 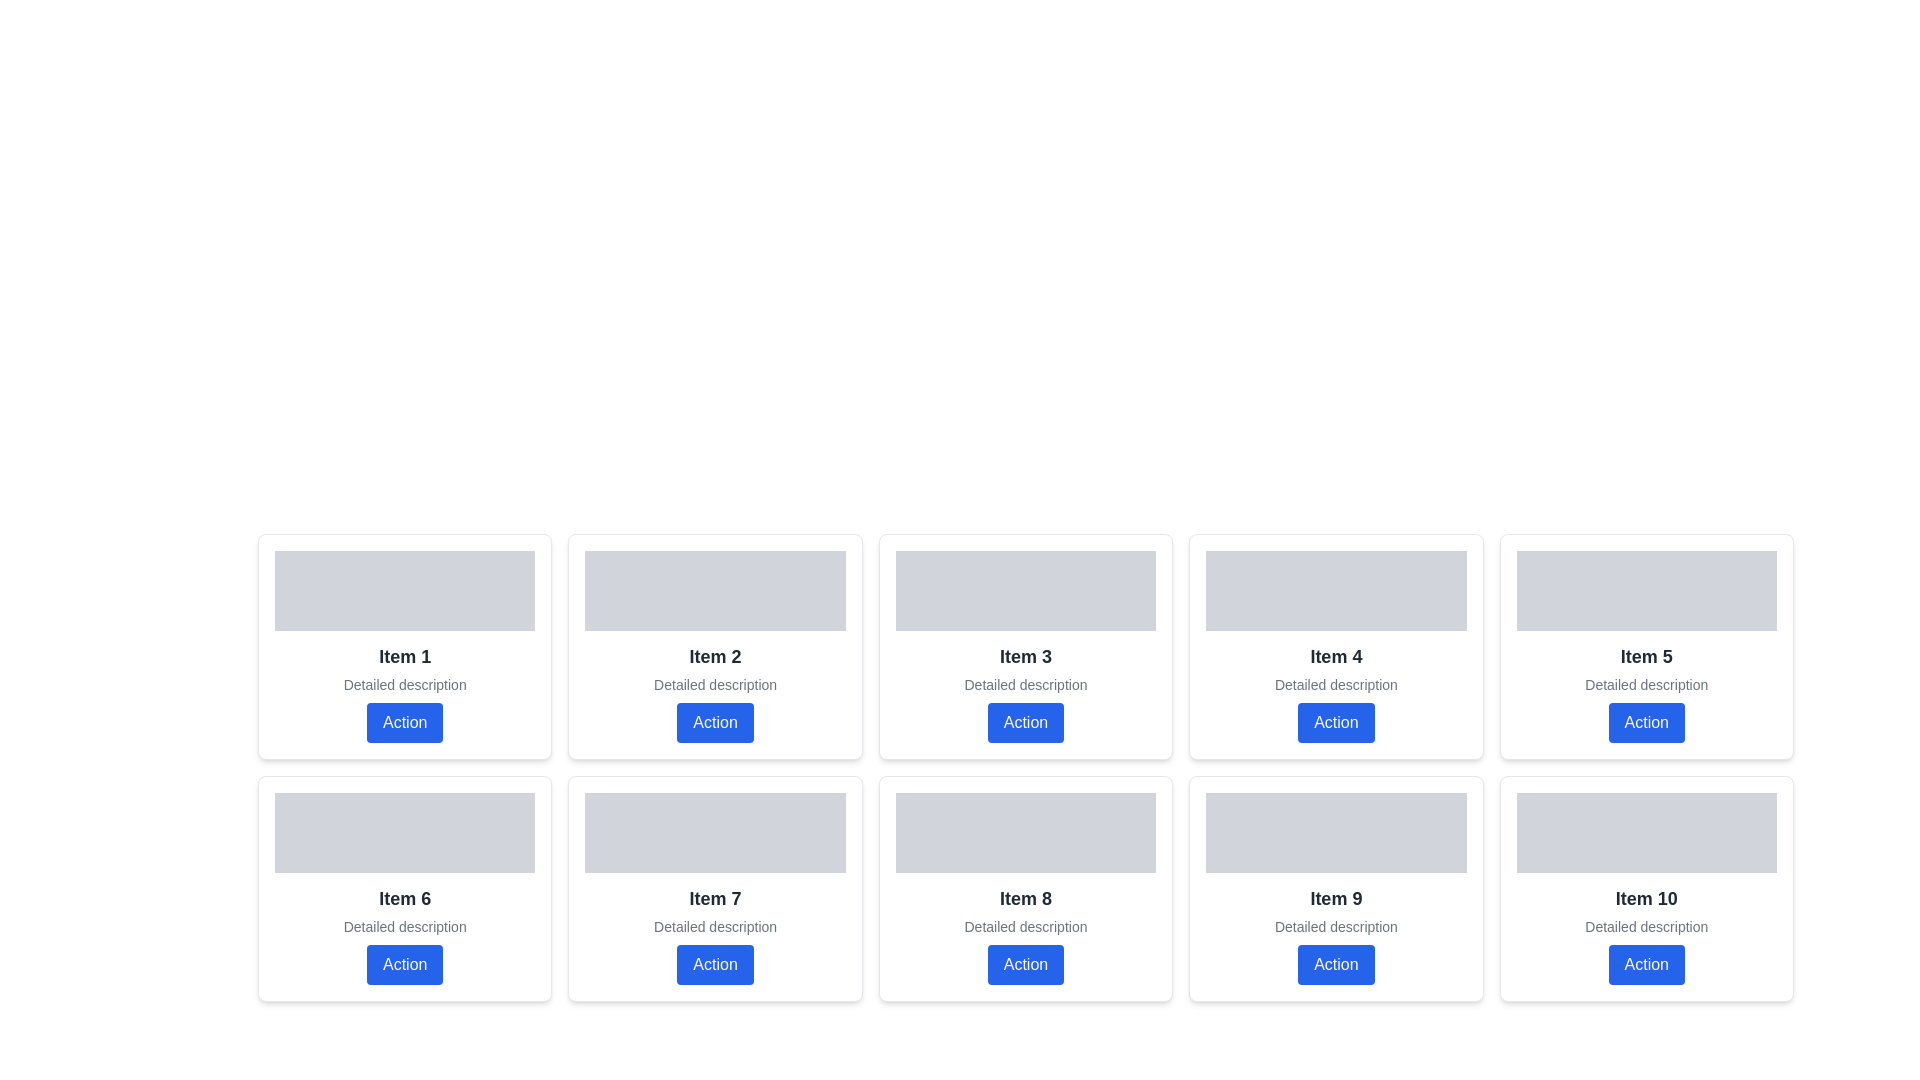 What do you see at coordinates (1026, 722) in the screenshot?
I see `the button located at the bottom of the card titled 'Item 3' to change its appearance` at bounding box center [1026, 722].